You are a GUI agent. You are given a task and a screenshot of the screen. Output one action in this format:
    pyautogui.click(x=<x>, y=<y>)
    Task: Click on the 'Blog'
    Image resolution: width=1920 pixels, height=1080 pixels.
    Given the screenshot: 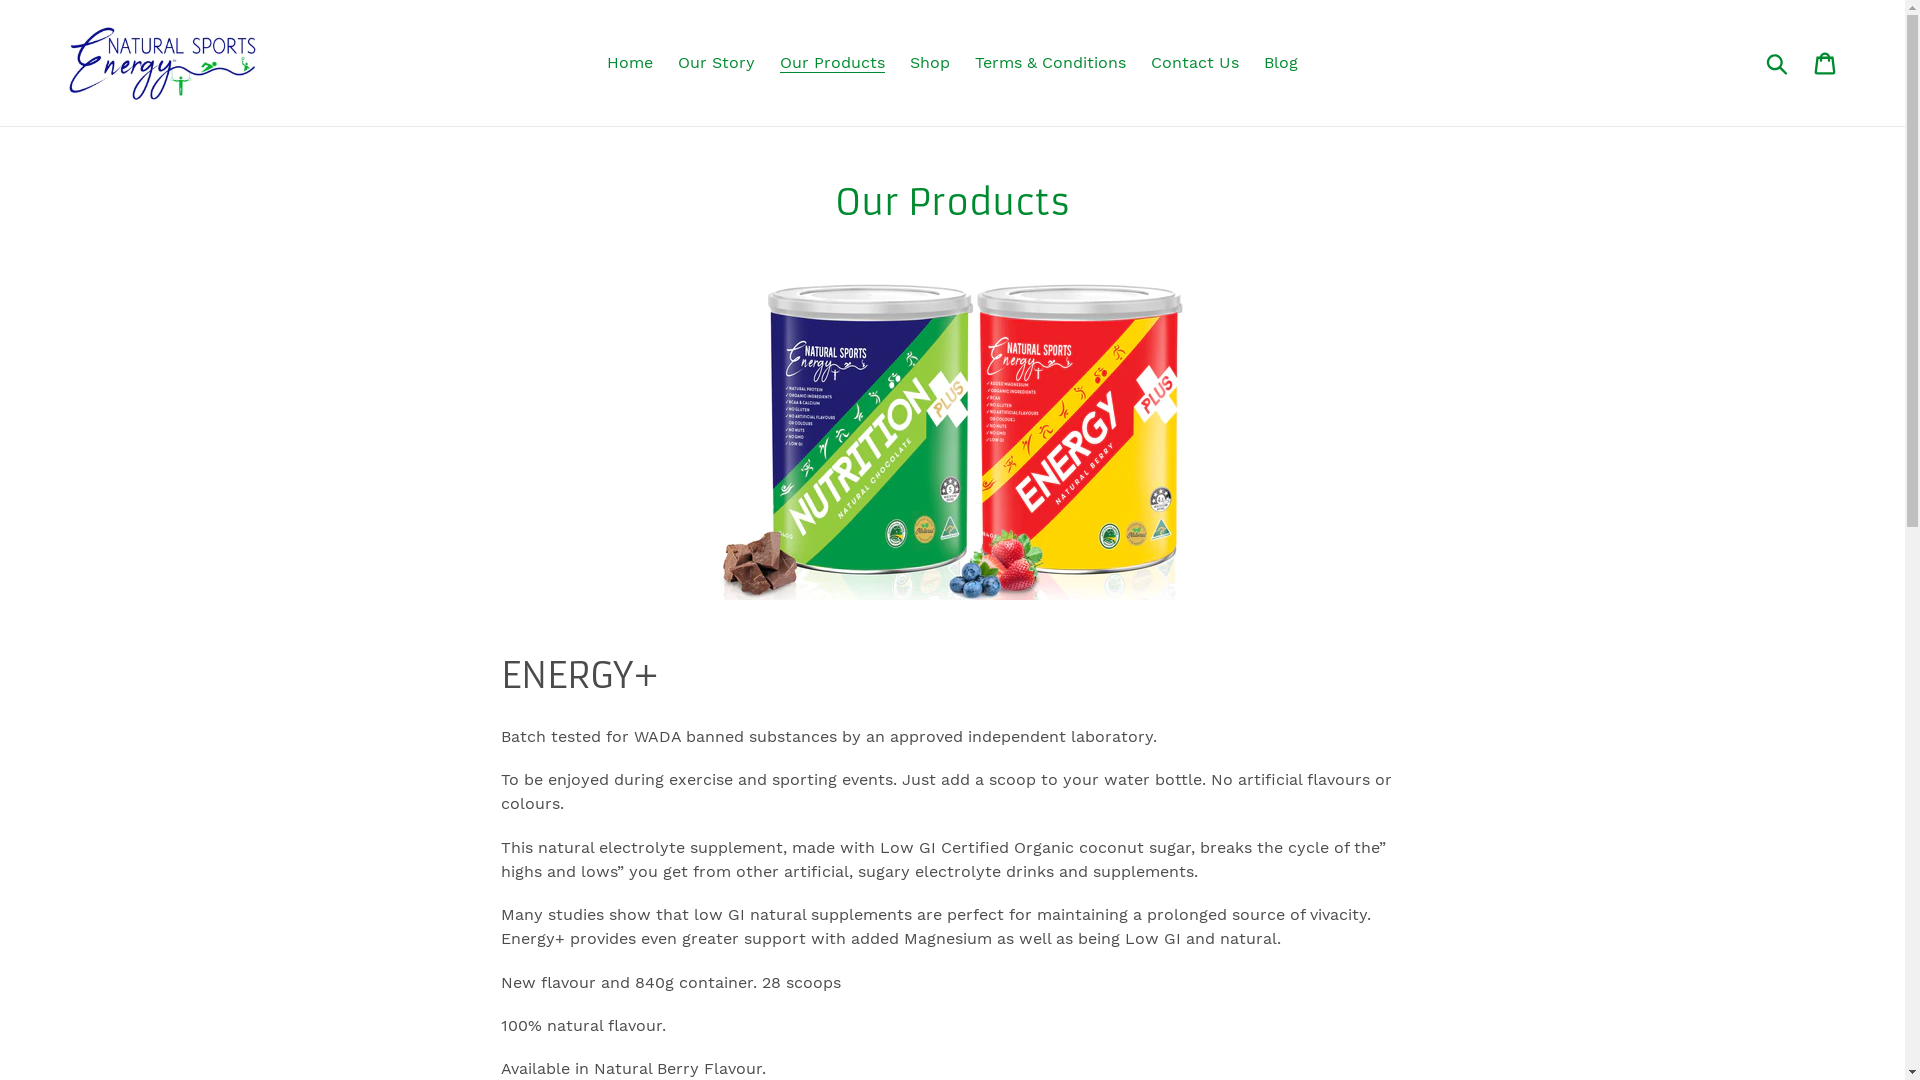 What is the action you would take?
    pyautogui.click(x=1281, y=61)
    